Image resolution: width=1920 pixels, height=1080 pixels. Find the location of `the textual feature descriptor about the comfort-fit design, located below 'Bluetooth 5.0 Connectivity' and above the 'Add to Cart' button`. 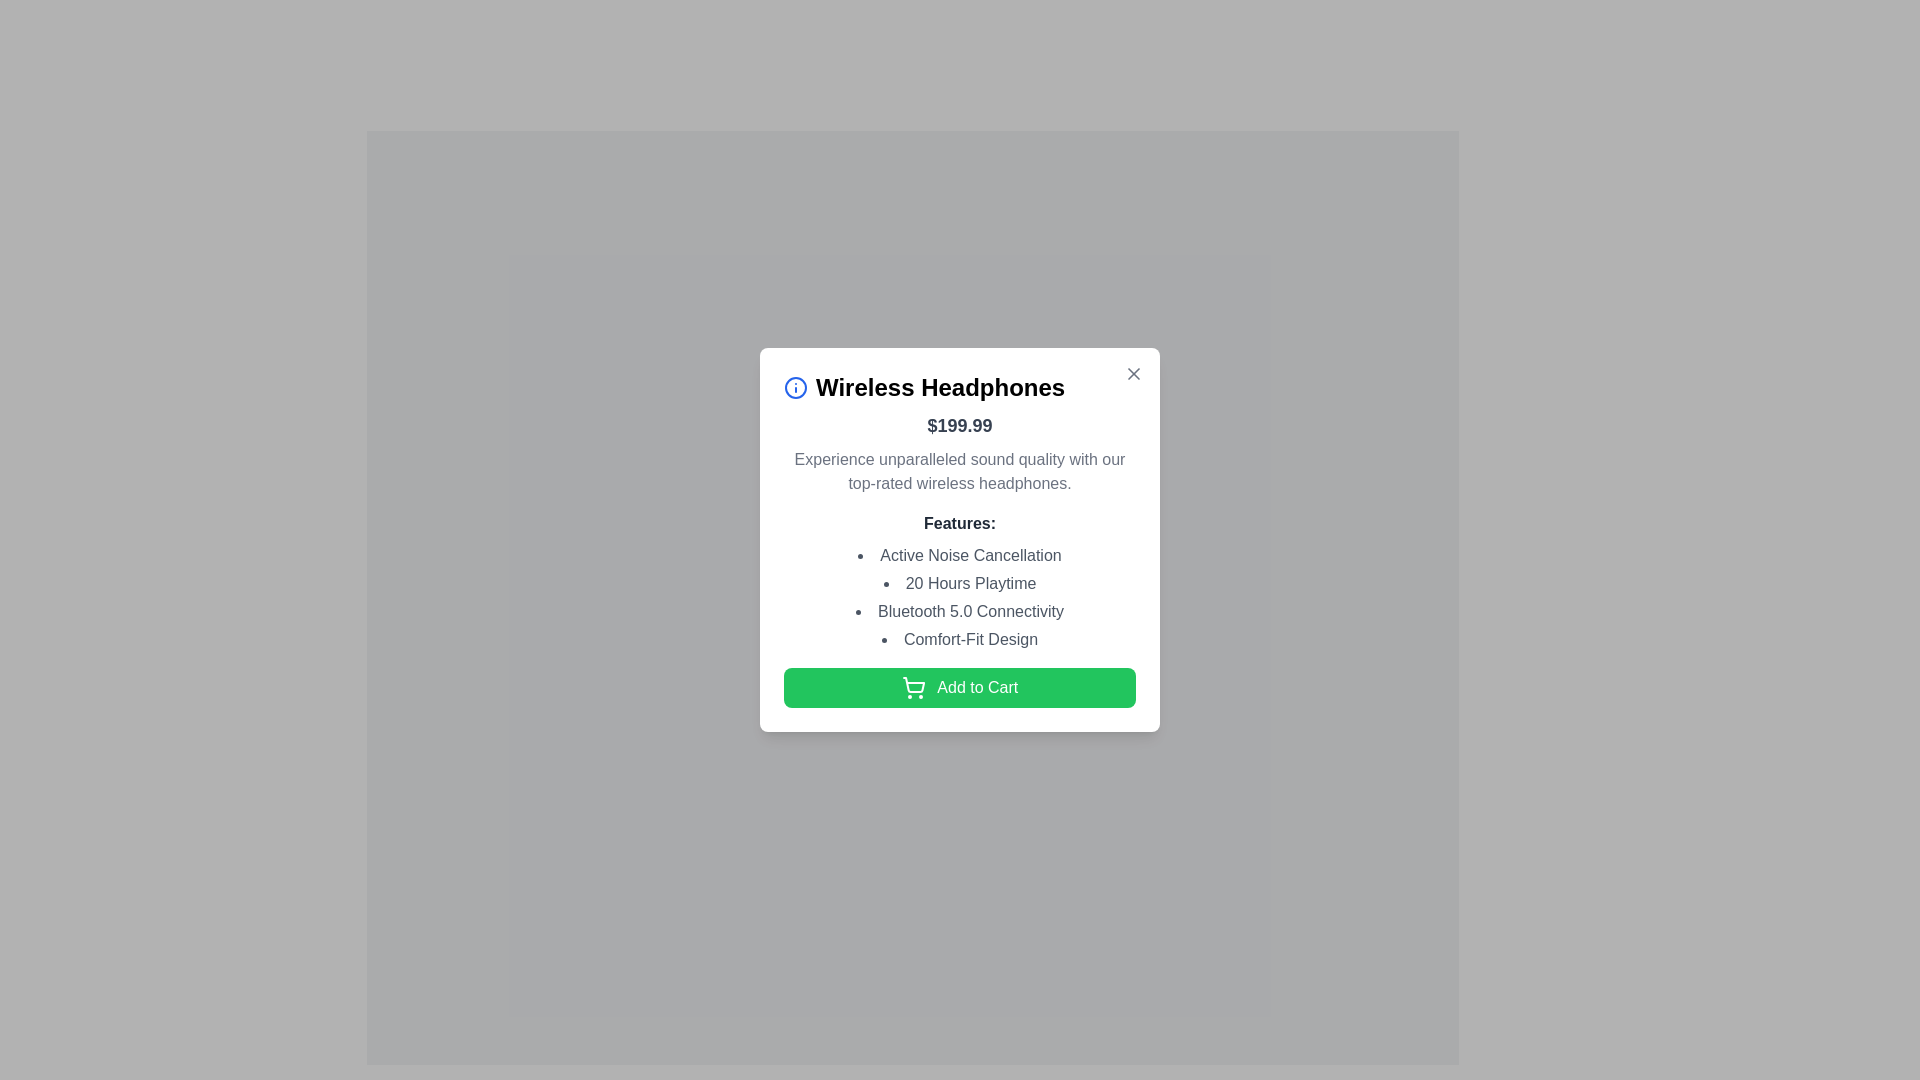

the textual feature descriptor about the comfort-fit design, located below 'Bluetooth 5.0 Connectivity' and above the 'Add to Cart' button is located at coordinates (960, 639).